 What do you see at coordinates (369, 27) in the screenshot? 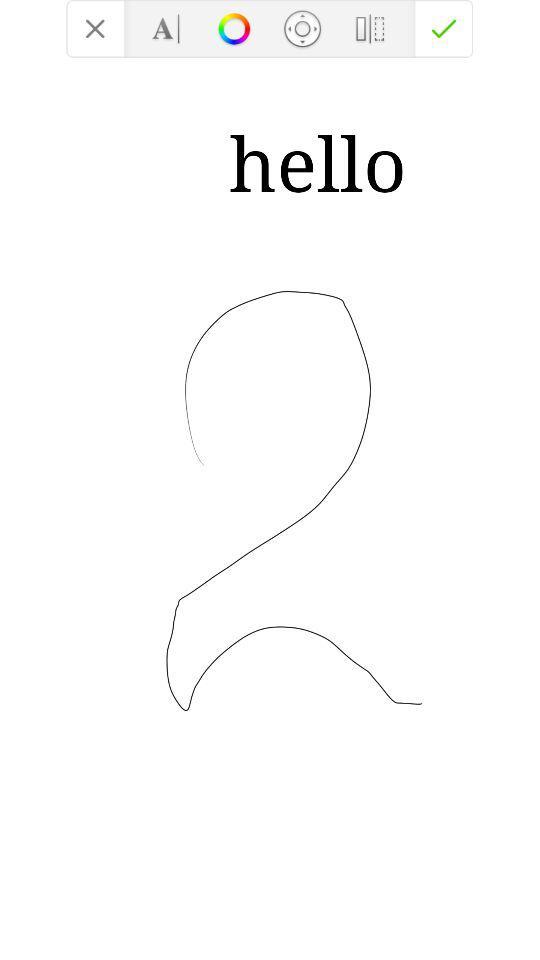
I see `entire screen or selection on screen` at bounding box center [369, 27].